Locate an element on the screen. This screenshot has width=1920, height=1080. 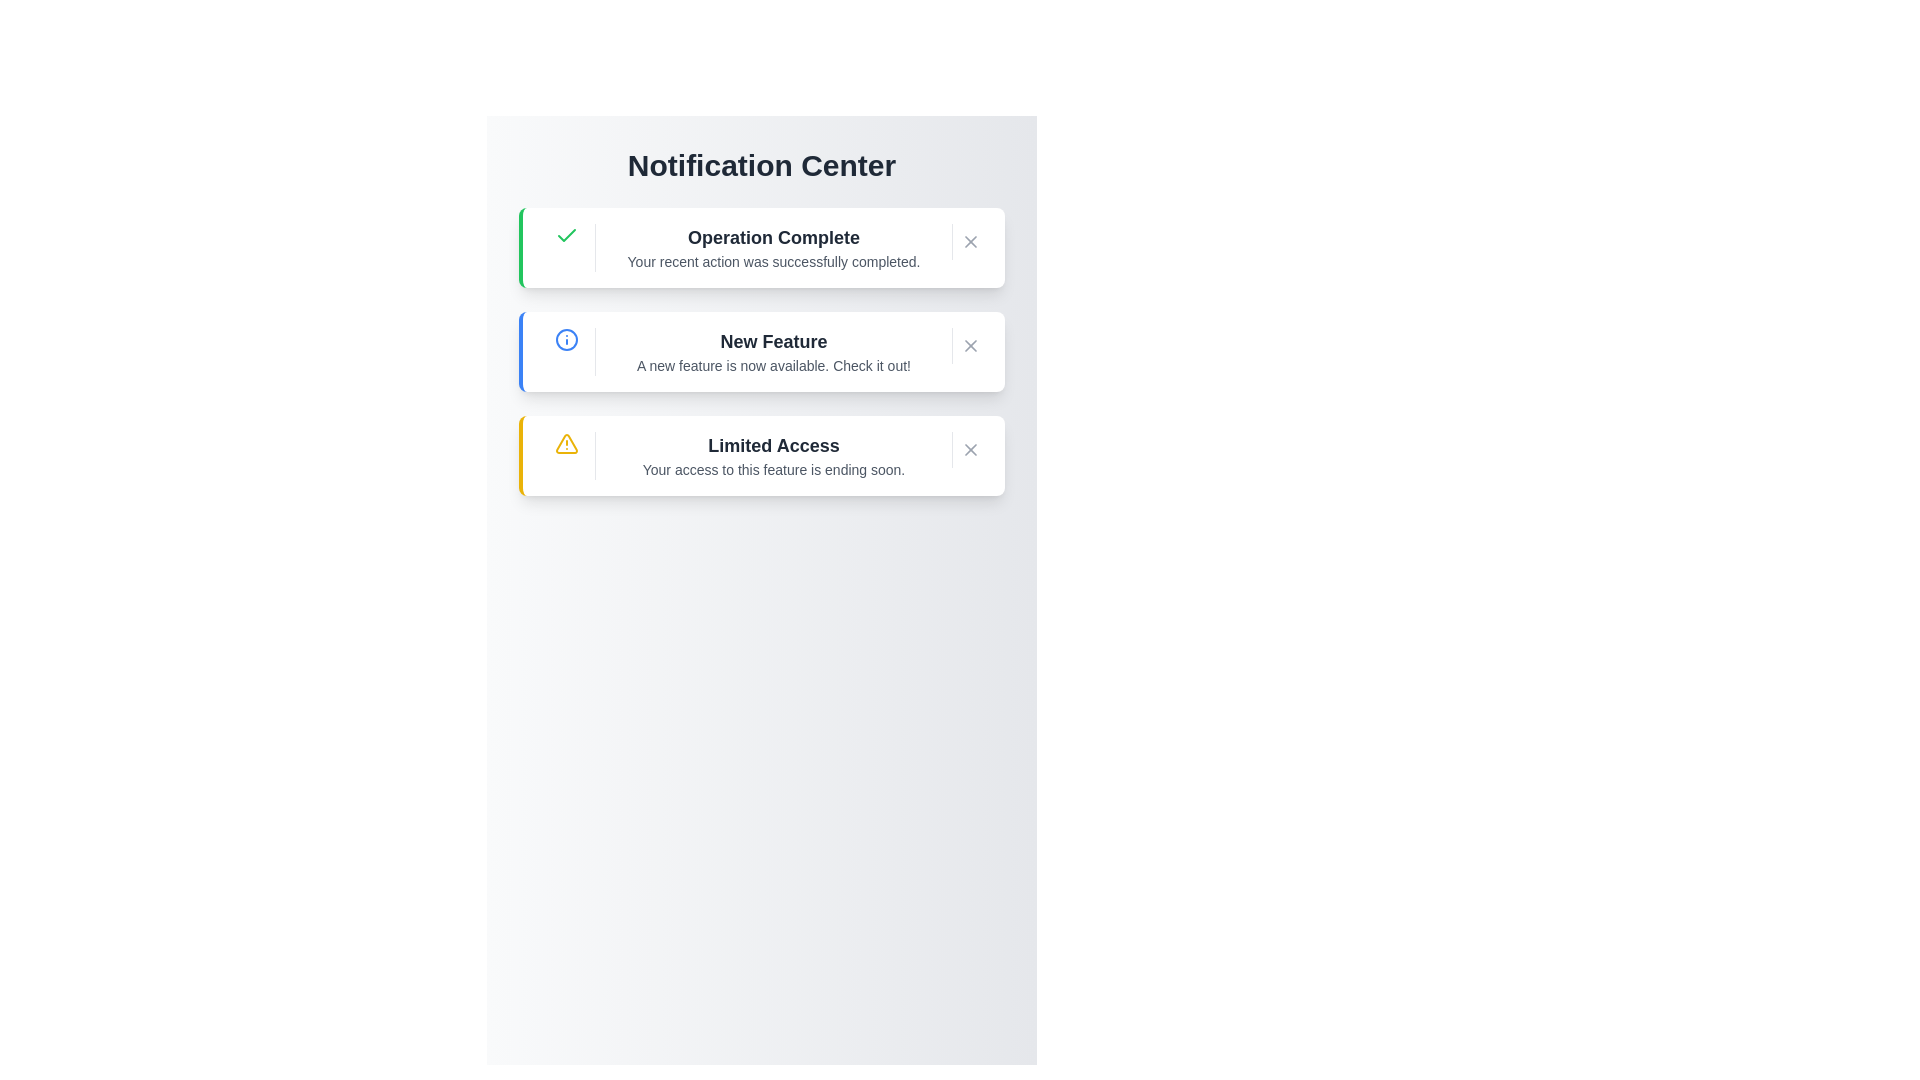
the Warning Icon located in the leftmost section of the 'Limited Access' notification entry, which visually indicates an issue or warning is located at coordinates (565, 442).